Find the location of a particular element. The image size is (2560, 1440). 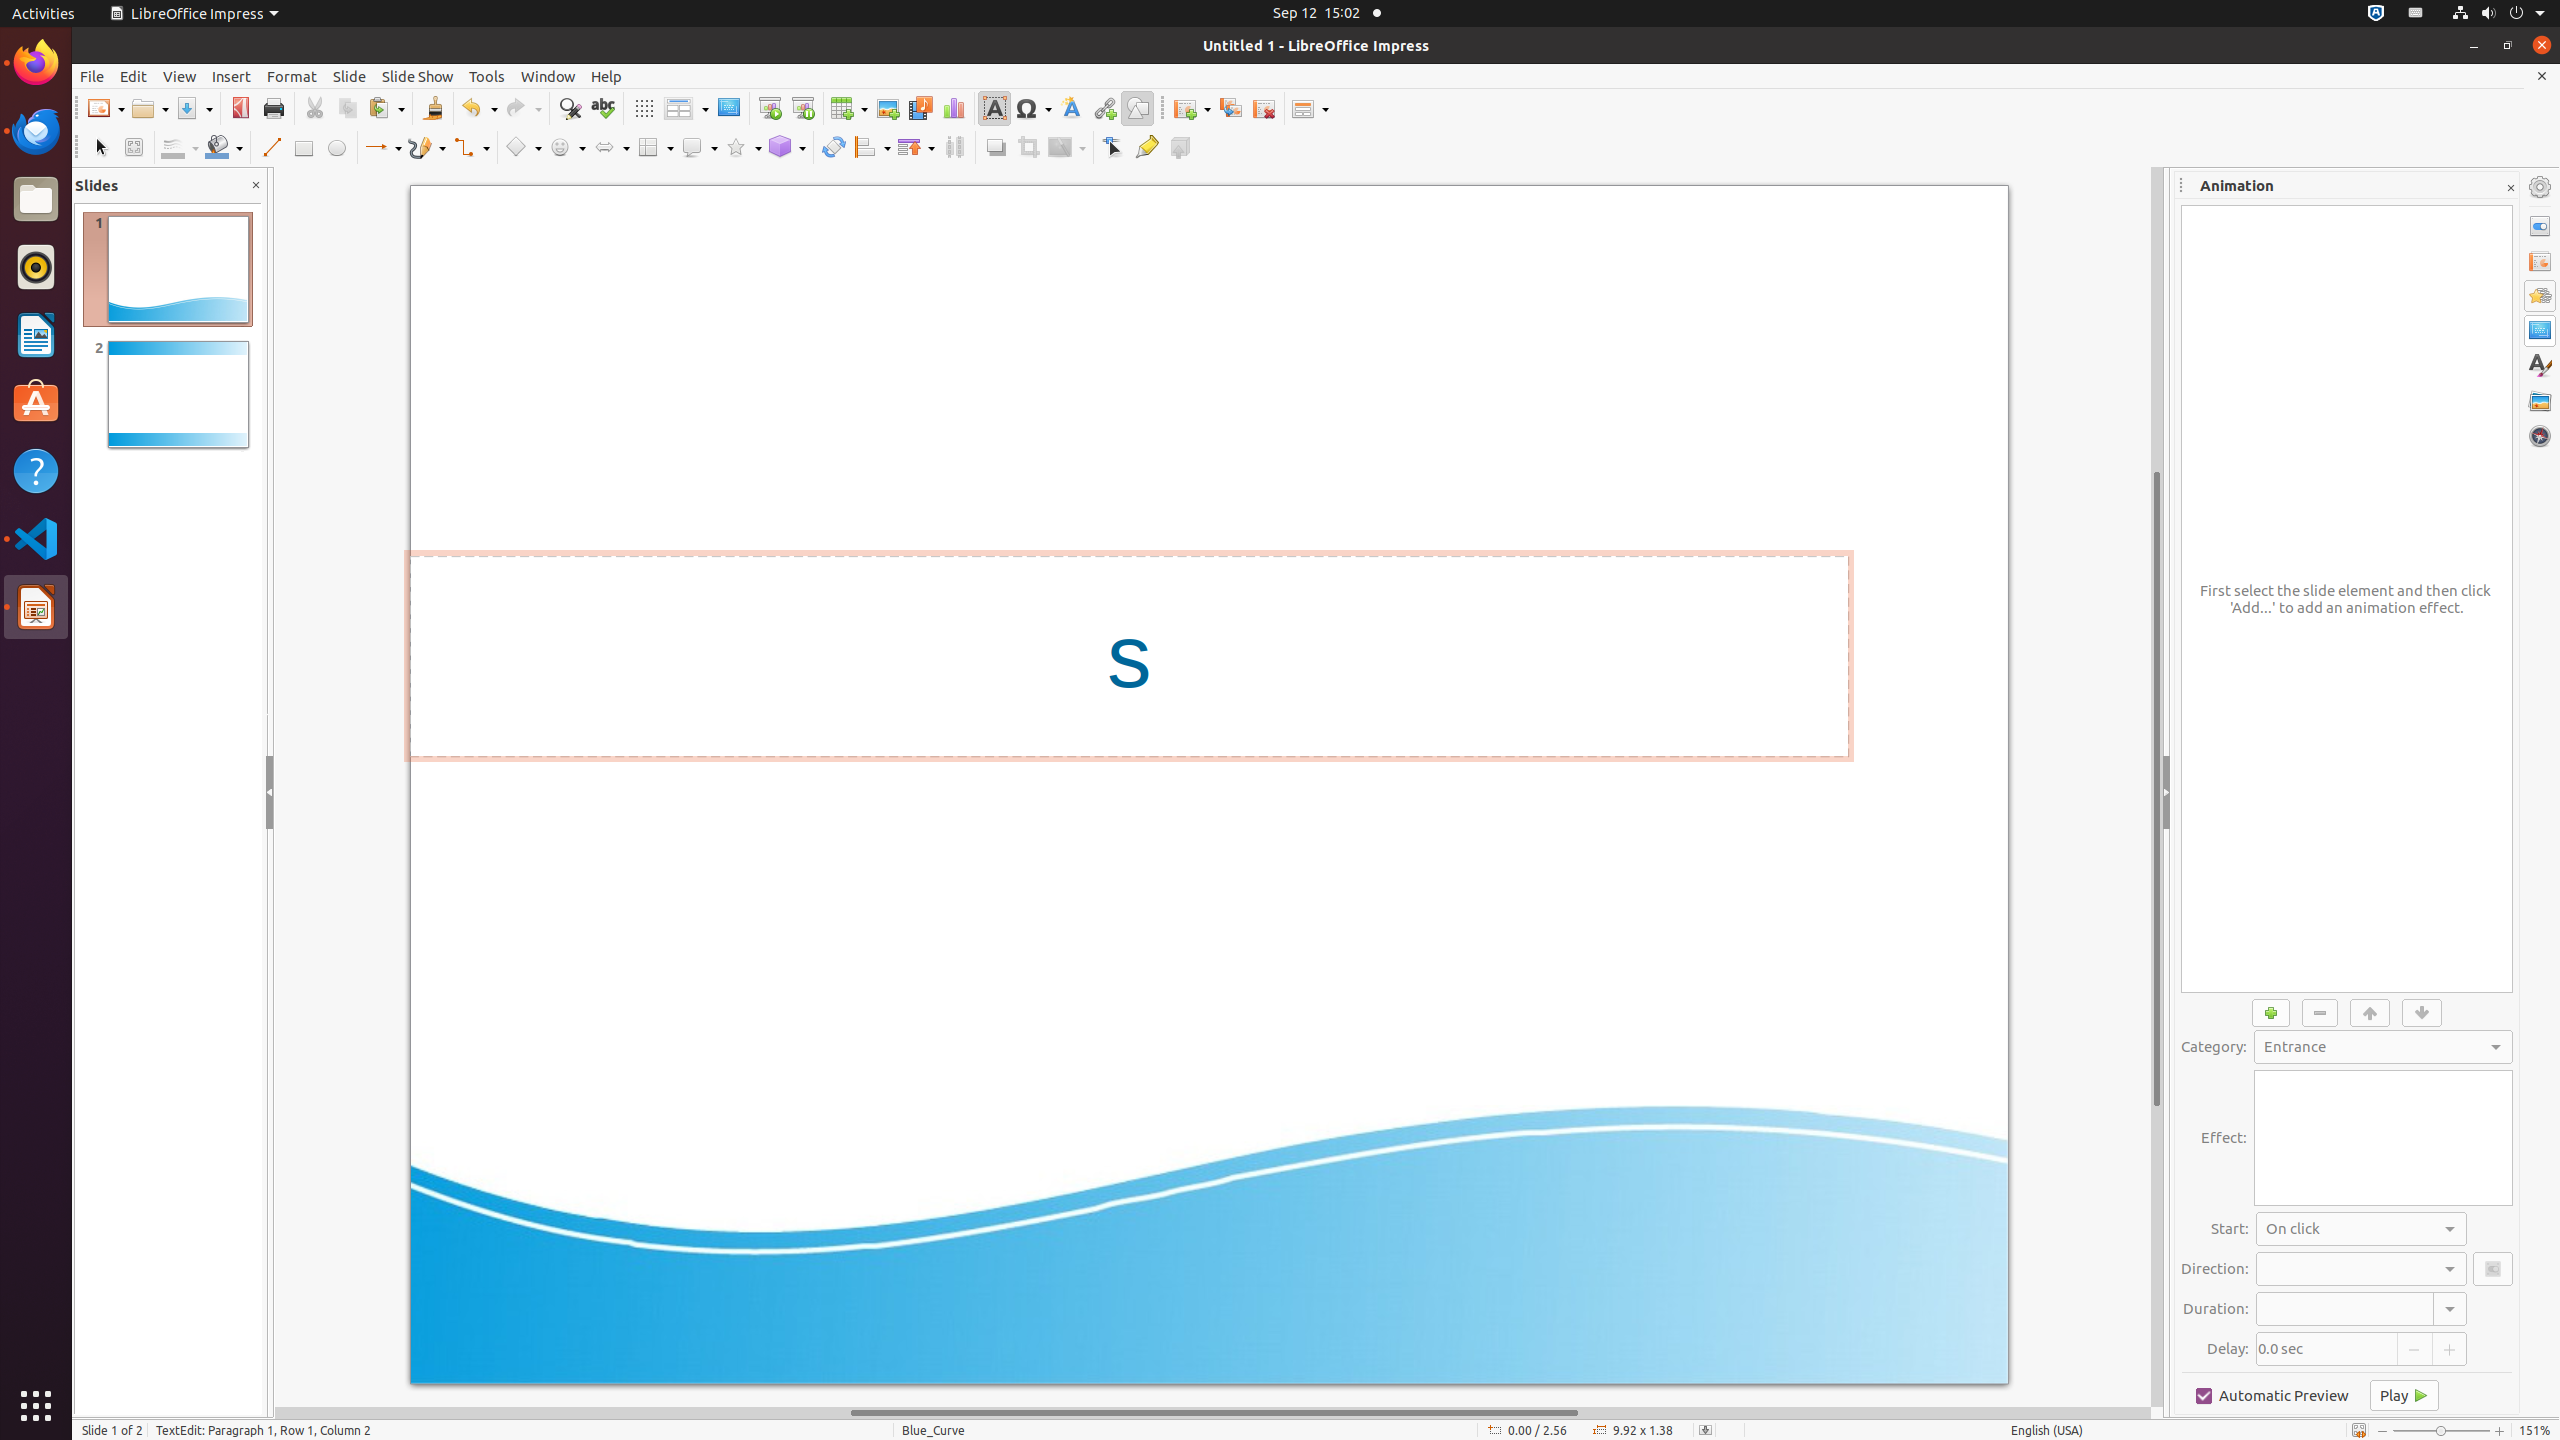

'Properties' is located at coordinates (2539, 225).